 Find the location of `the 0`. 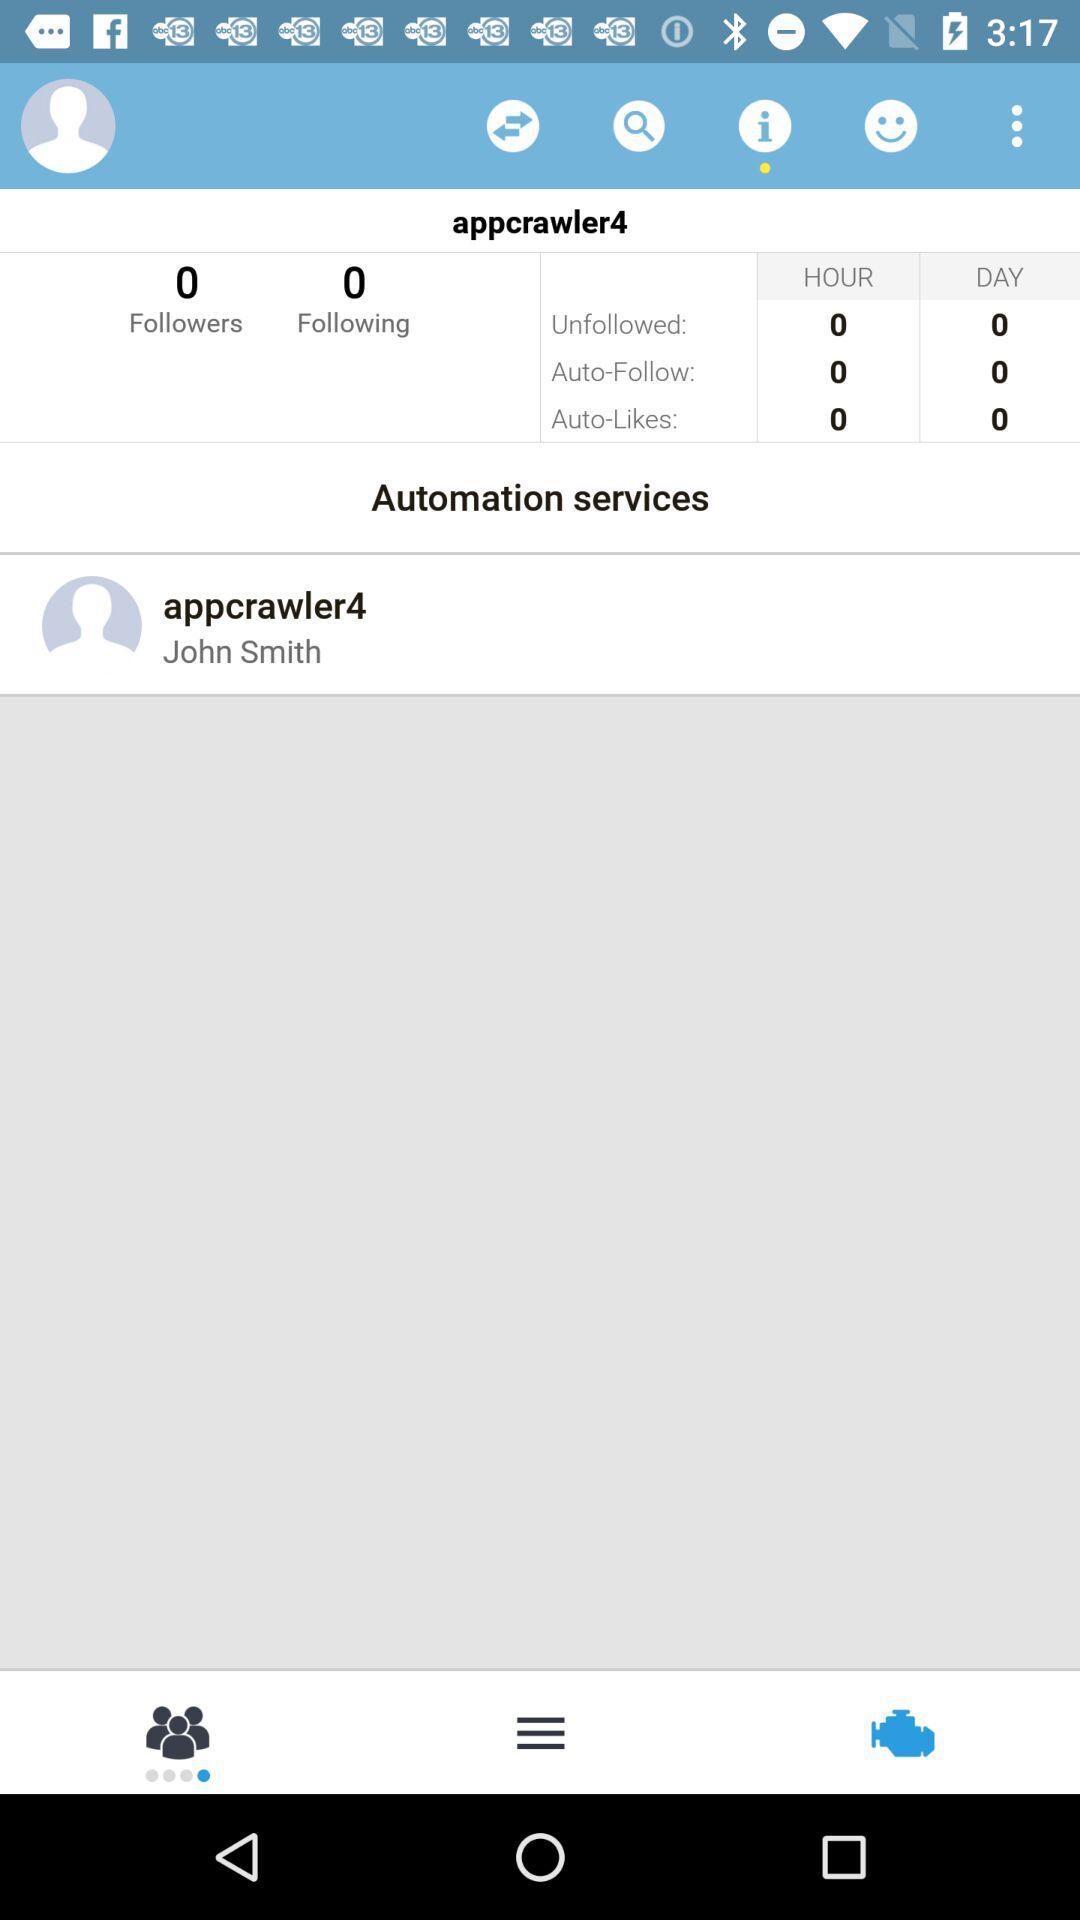

the 0 is located at coordinates (352, 295).